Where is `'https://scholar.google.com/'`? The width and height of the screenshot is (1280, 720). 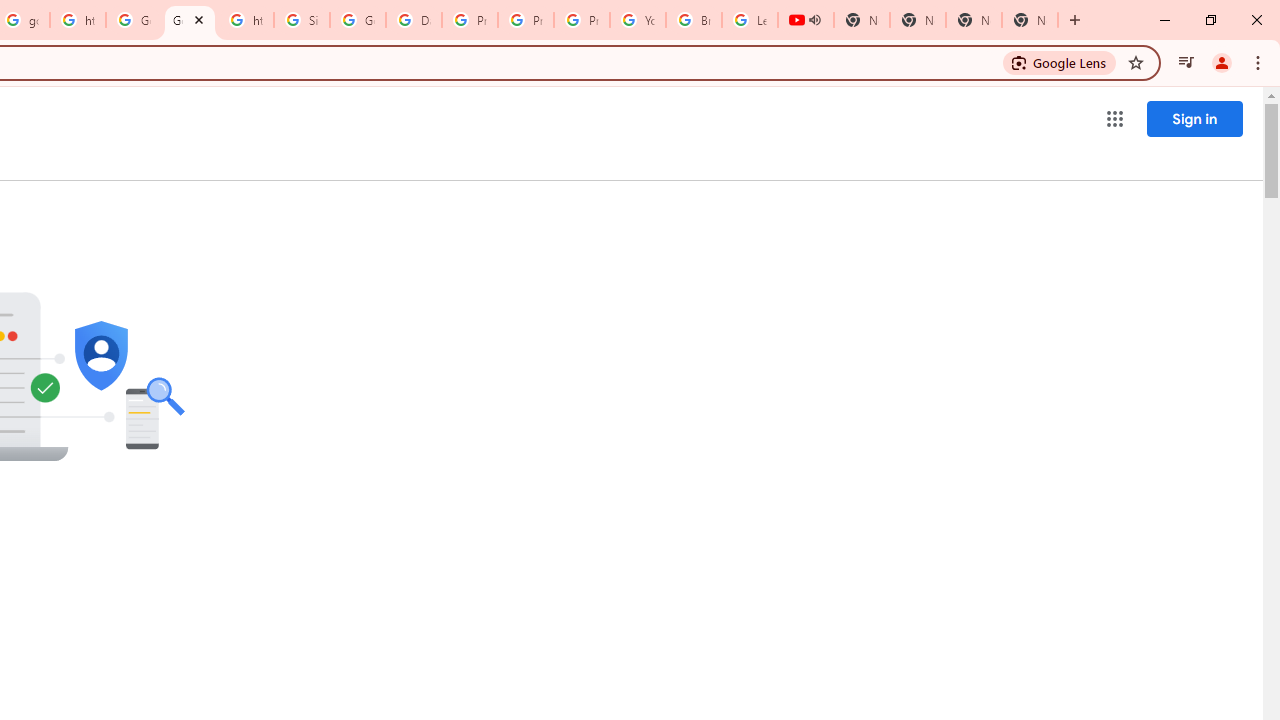
'https://scholar.google.com/' is located at coordinates (78, 20).